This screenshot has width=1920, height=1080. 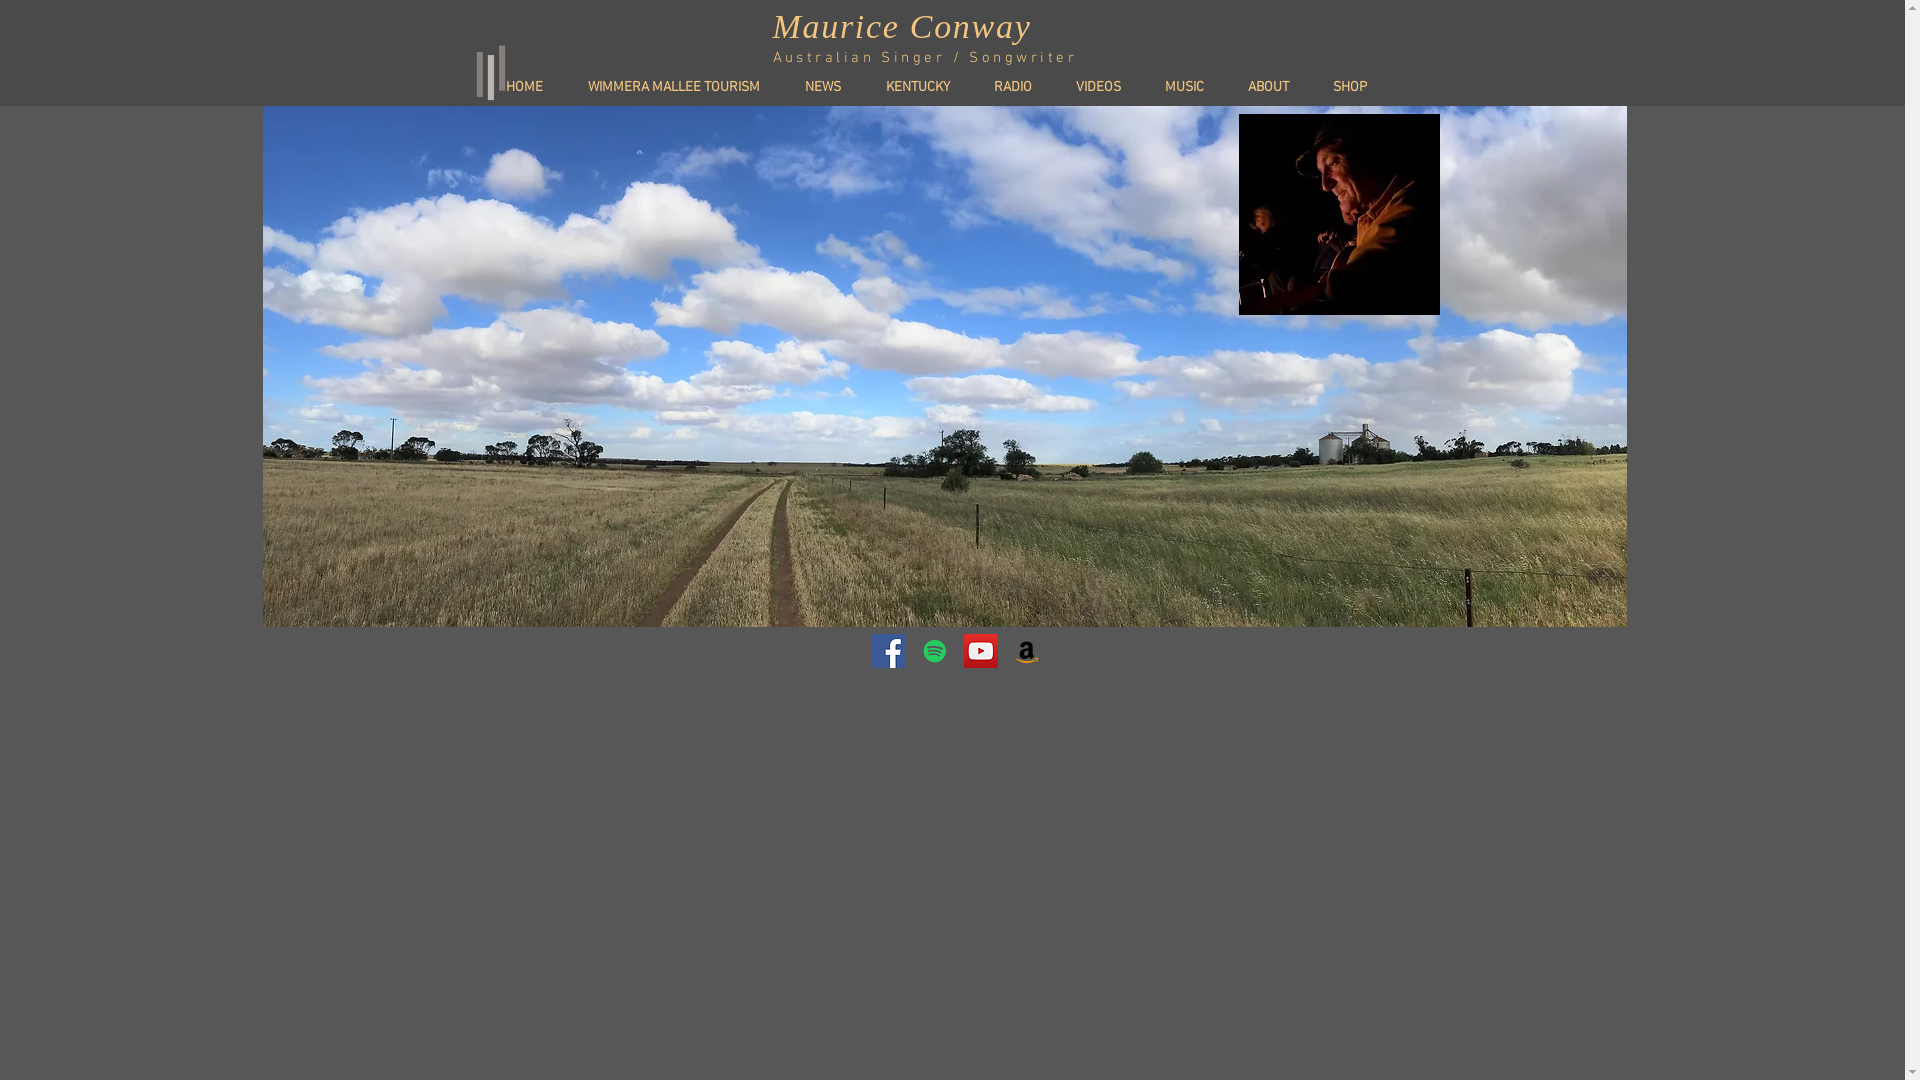 What do you see at coordinates (491, 87) in the screenshot?
I see `'HOME'` at bounding box center [491, 87].